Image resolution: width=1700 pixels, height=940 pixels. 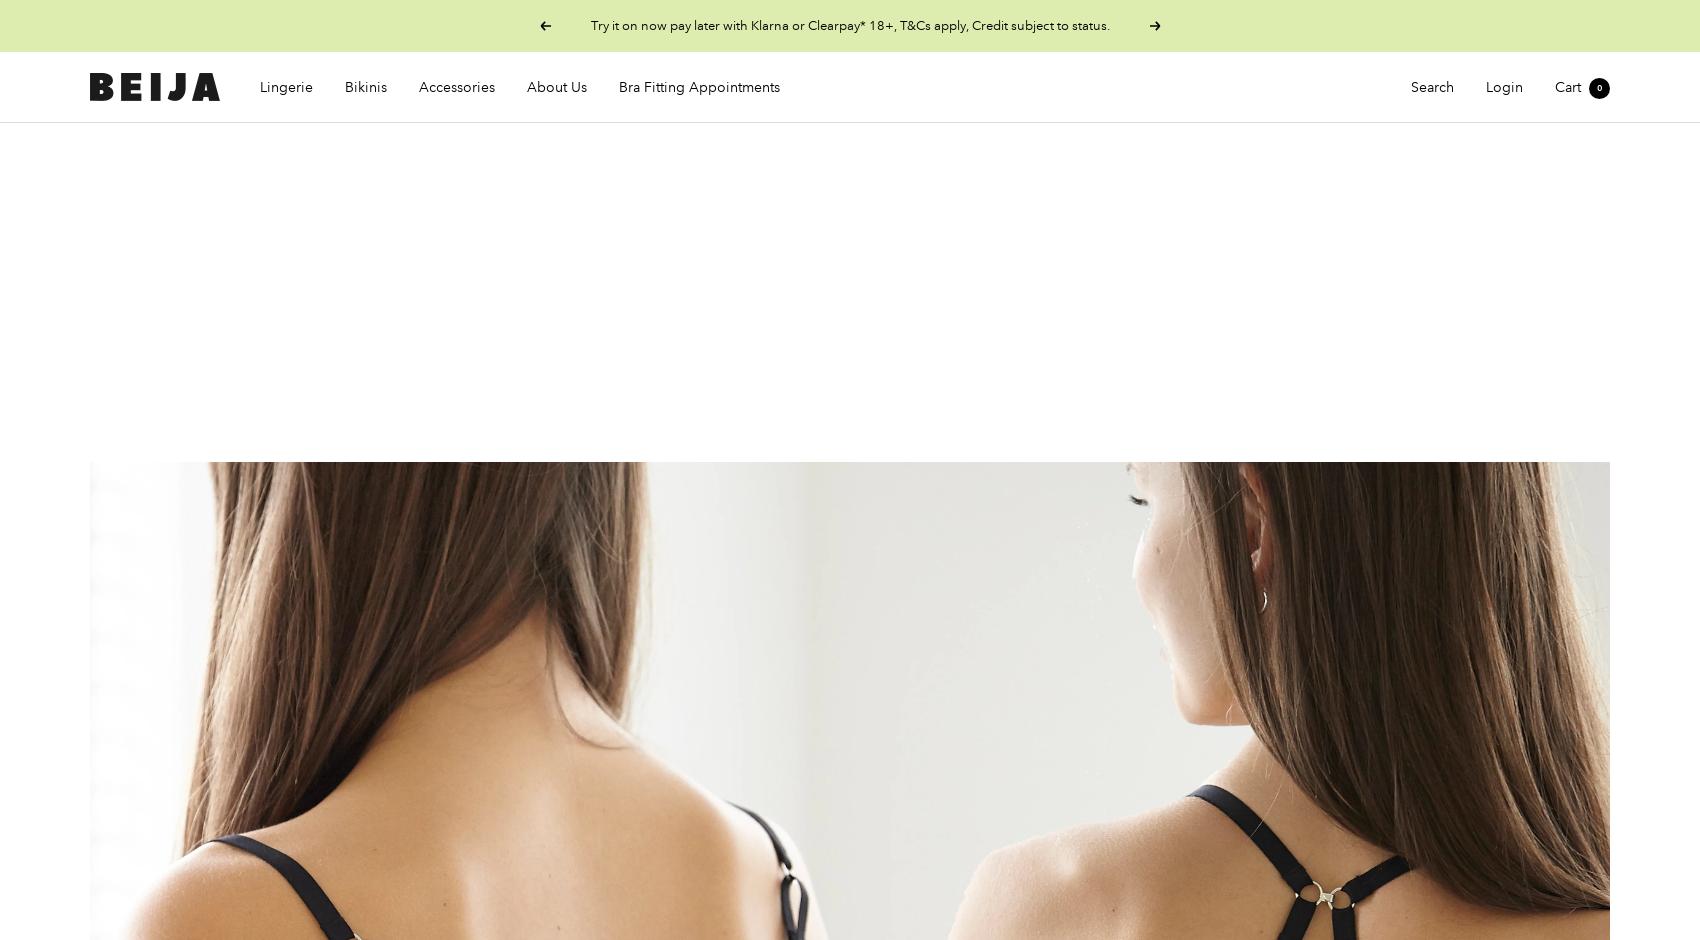 What do you see at coordinates (1598, 87) in the screenshot?
I see `'0'` at bounding box center [1598, 87].